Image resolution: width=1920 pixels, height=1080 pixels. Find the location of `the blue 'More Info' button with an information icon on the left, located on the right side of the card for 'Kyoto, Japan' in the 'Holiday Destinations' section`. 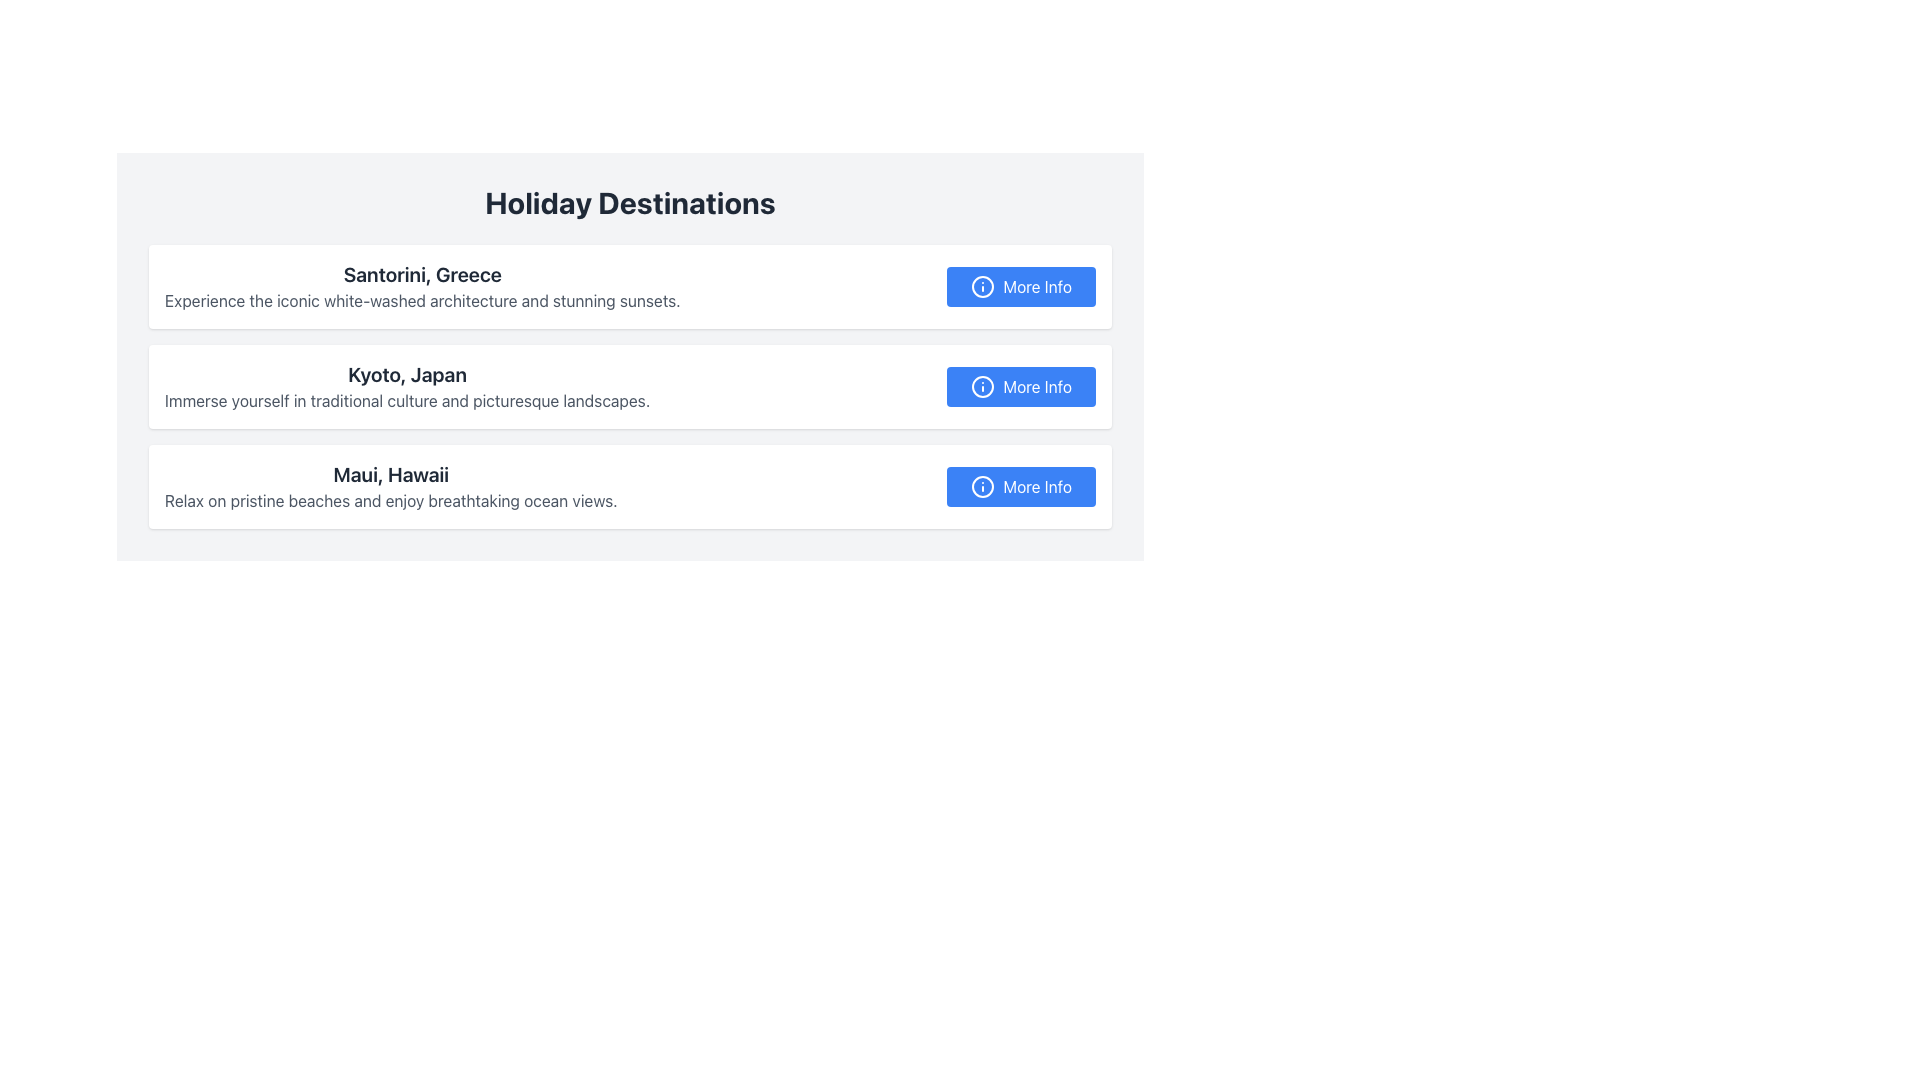

the blue 'More Info' button with an information icon on the left, located on the right side of the card for 'Kyoto, Japan' in the 'Holiday Destinations' section is located at coordinates (1021, 386).